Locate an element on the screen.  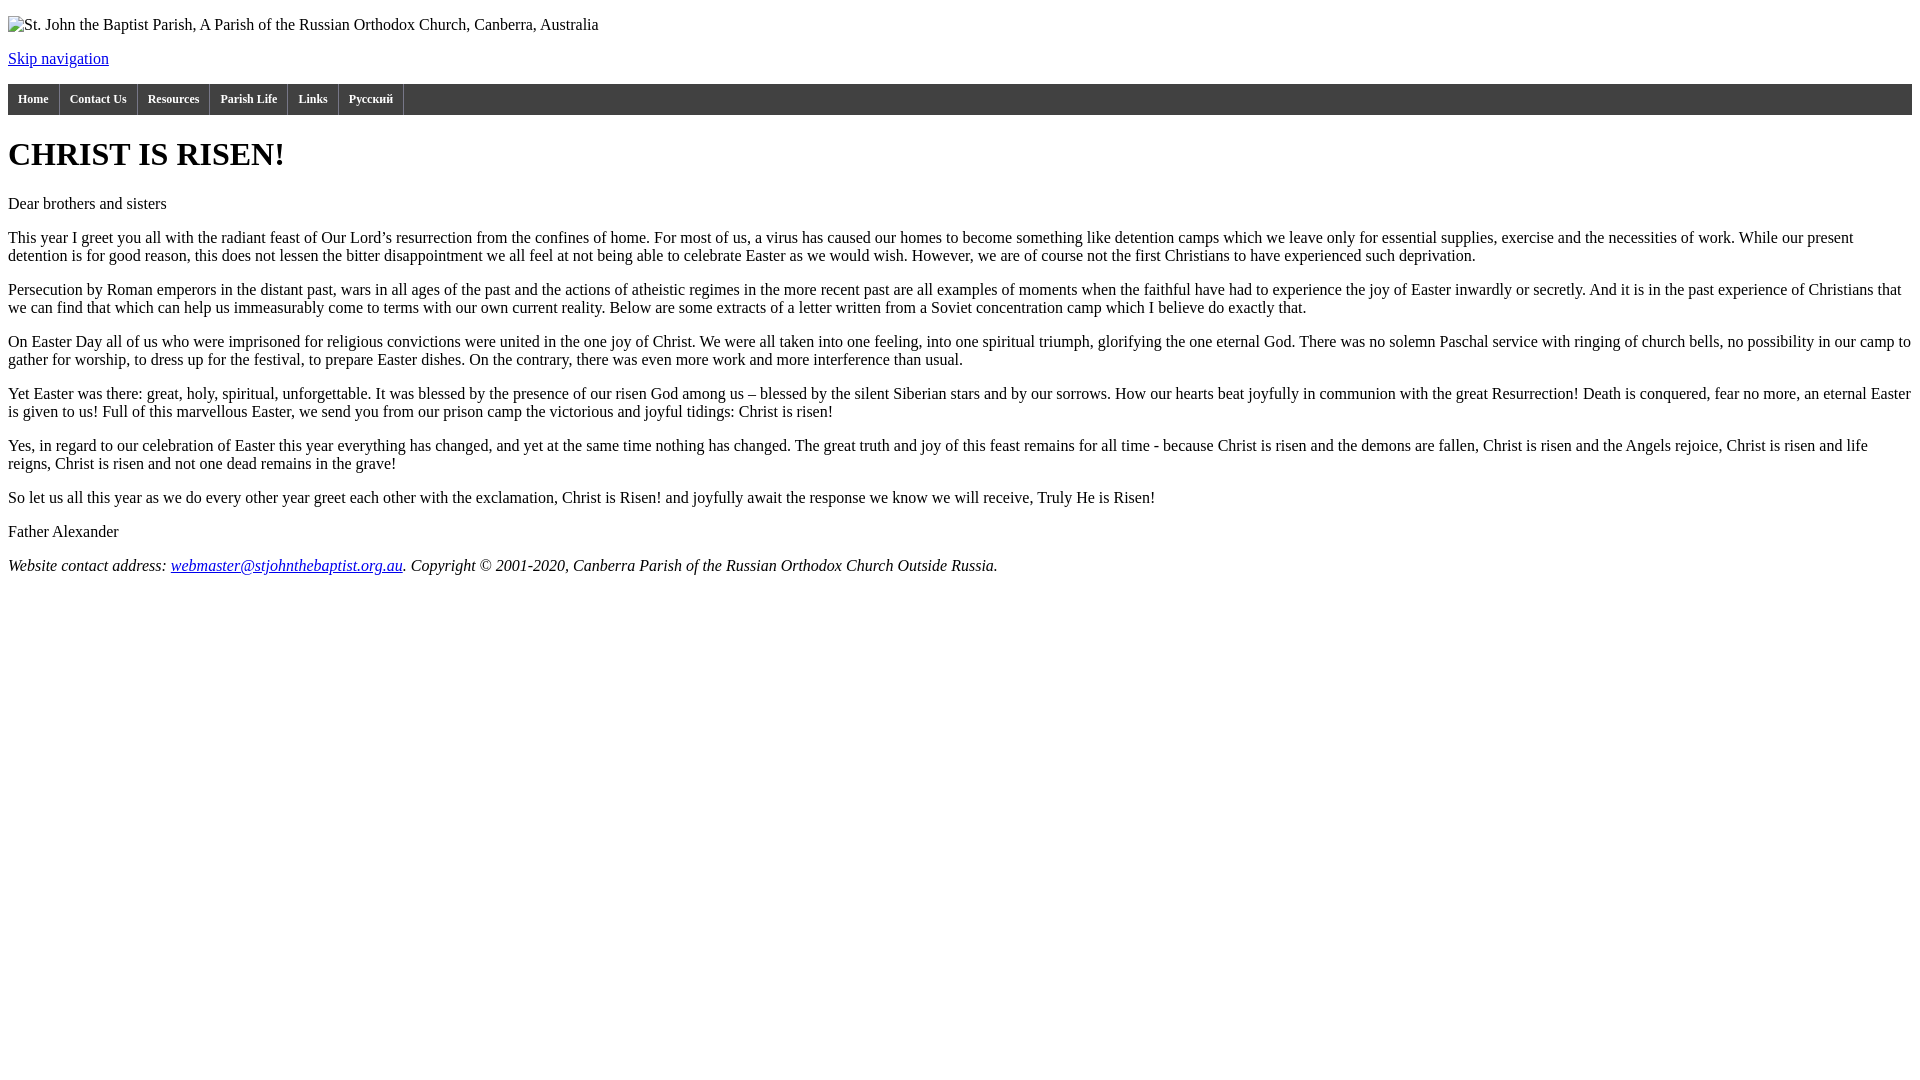
'Links' is located at coordinates (311, 99).